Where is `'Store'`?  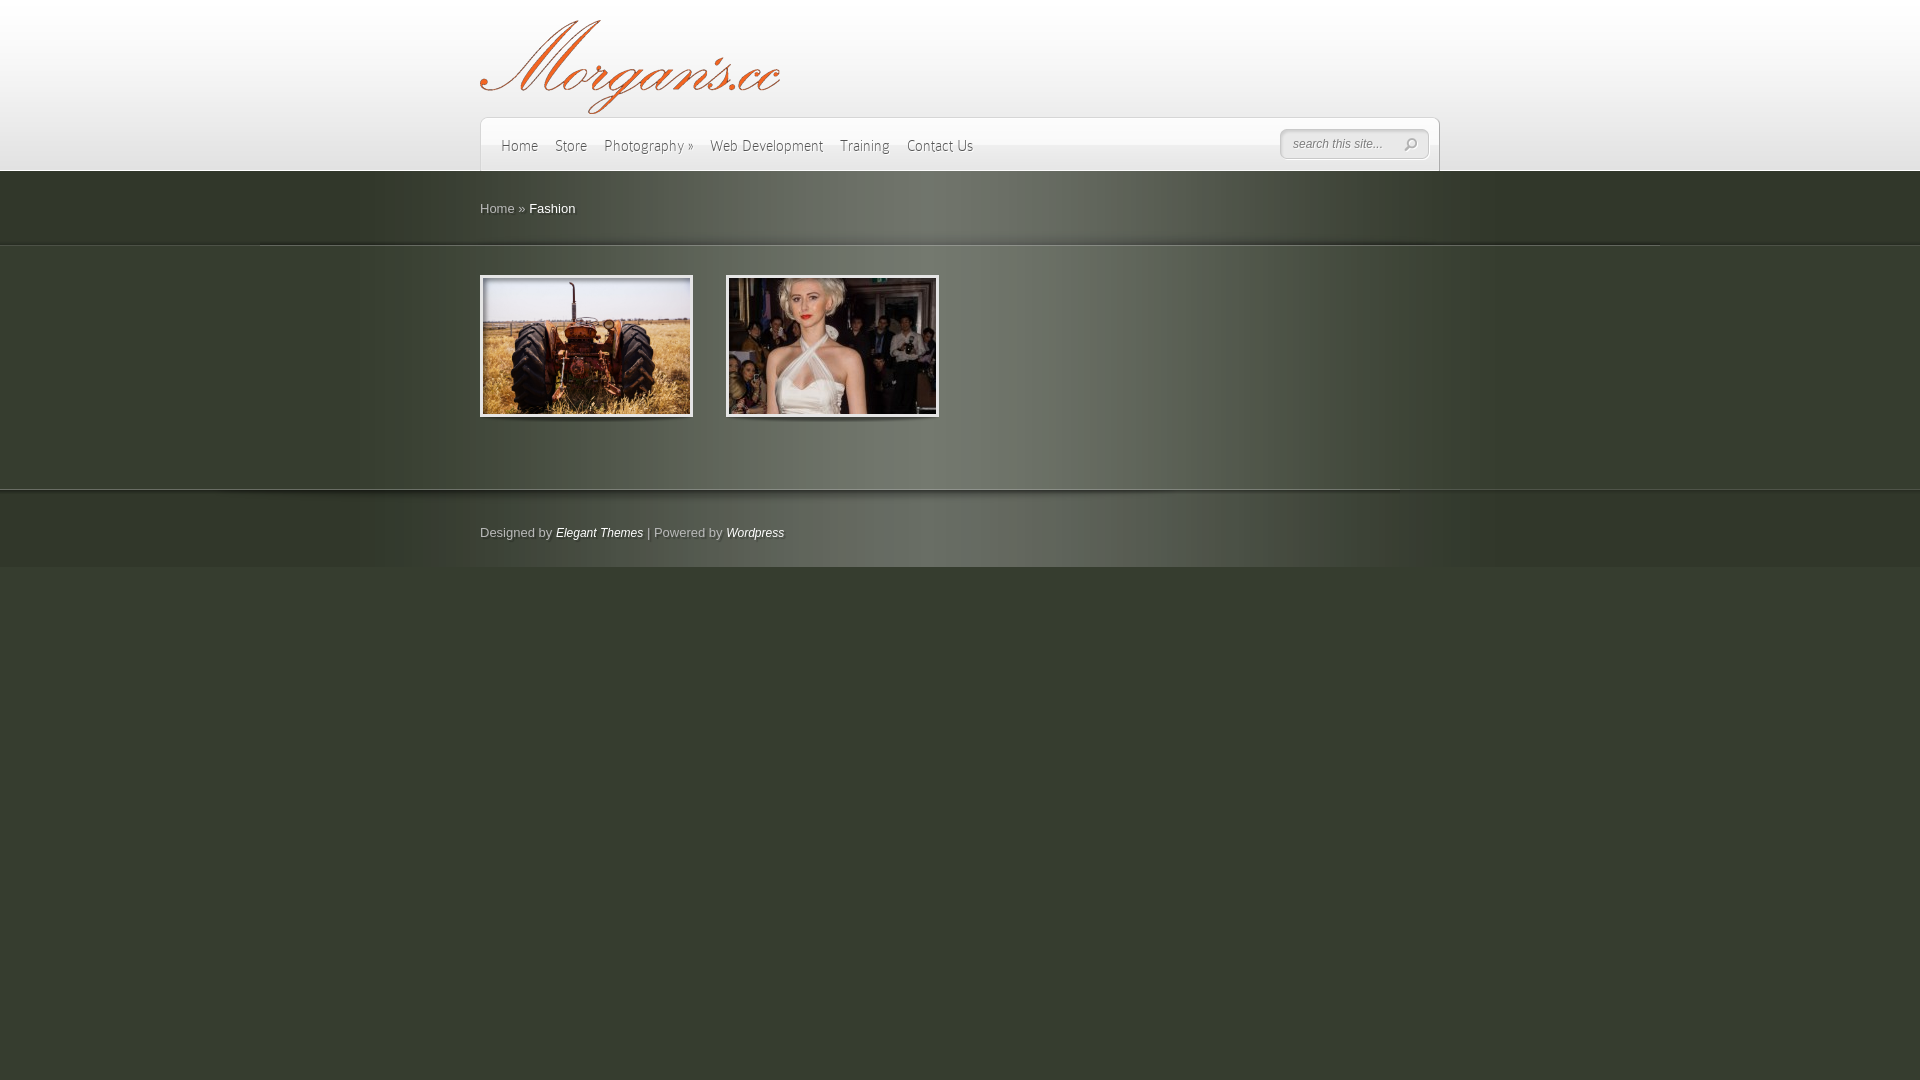
'Store' is located at coordinates (570, 152).